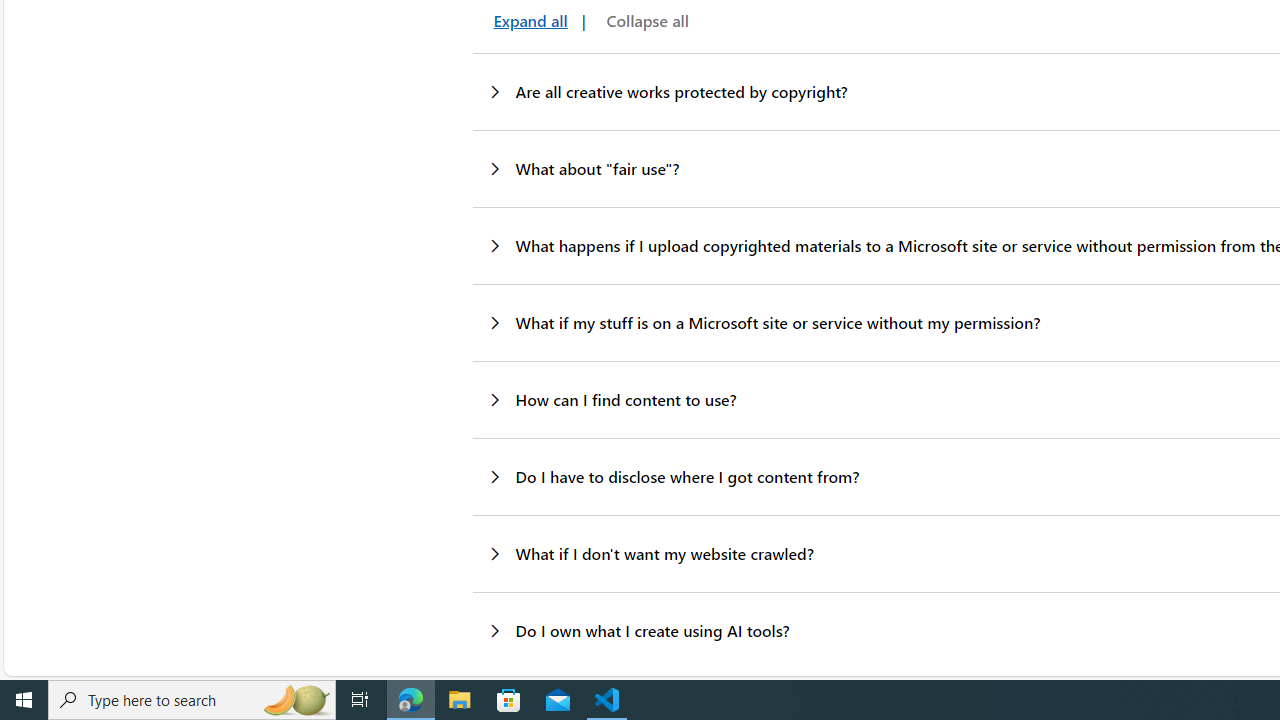 The height and width of the screenshot is (720, 1280). I want to click on ' Expand all', so click(527, 21).